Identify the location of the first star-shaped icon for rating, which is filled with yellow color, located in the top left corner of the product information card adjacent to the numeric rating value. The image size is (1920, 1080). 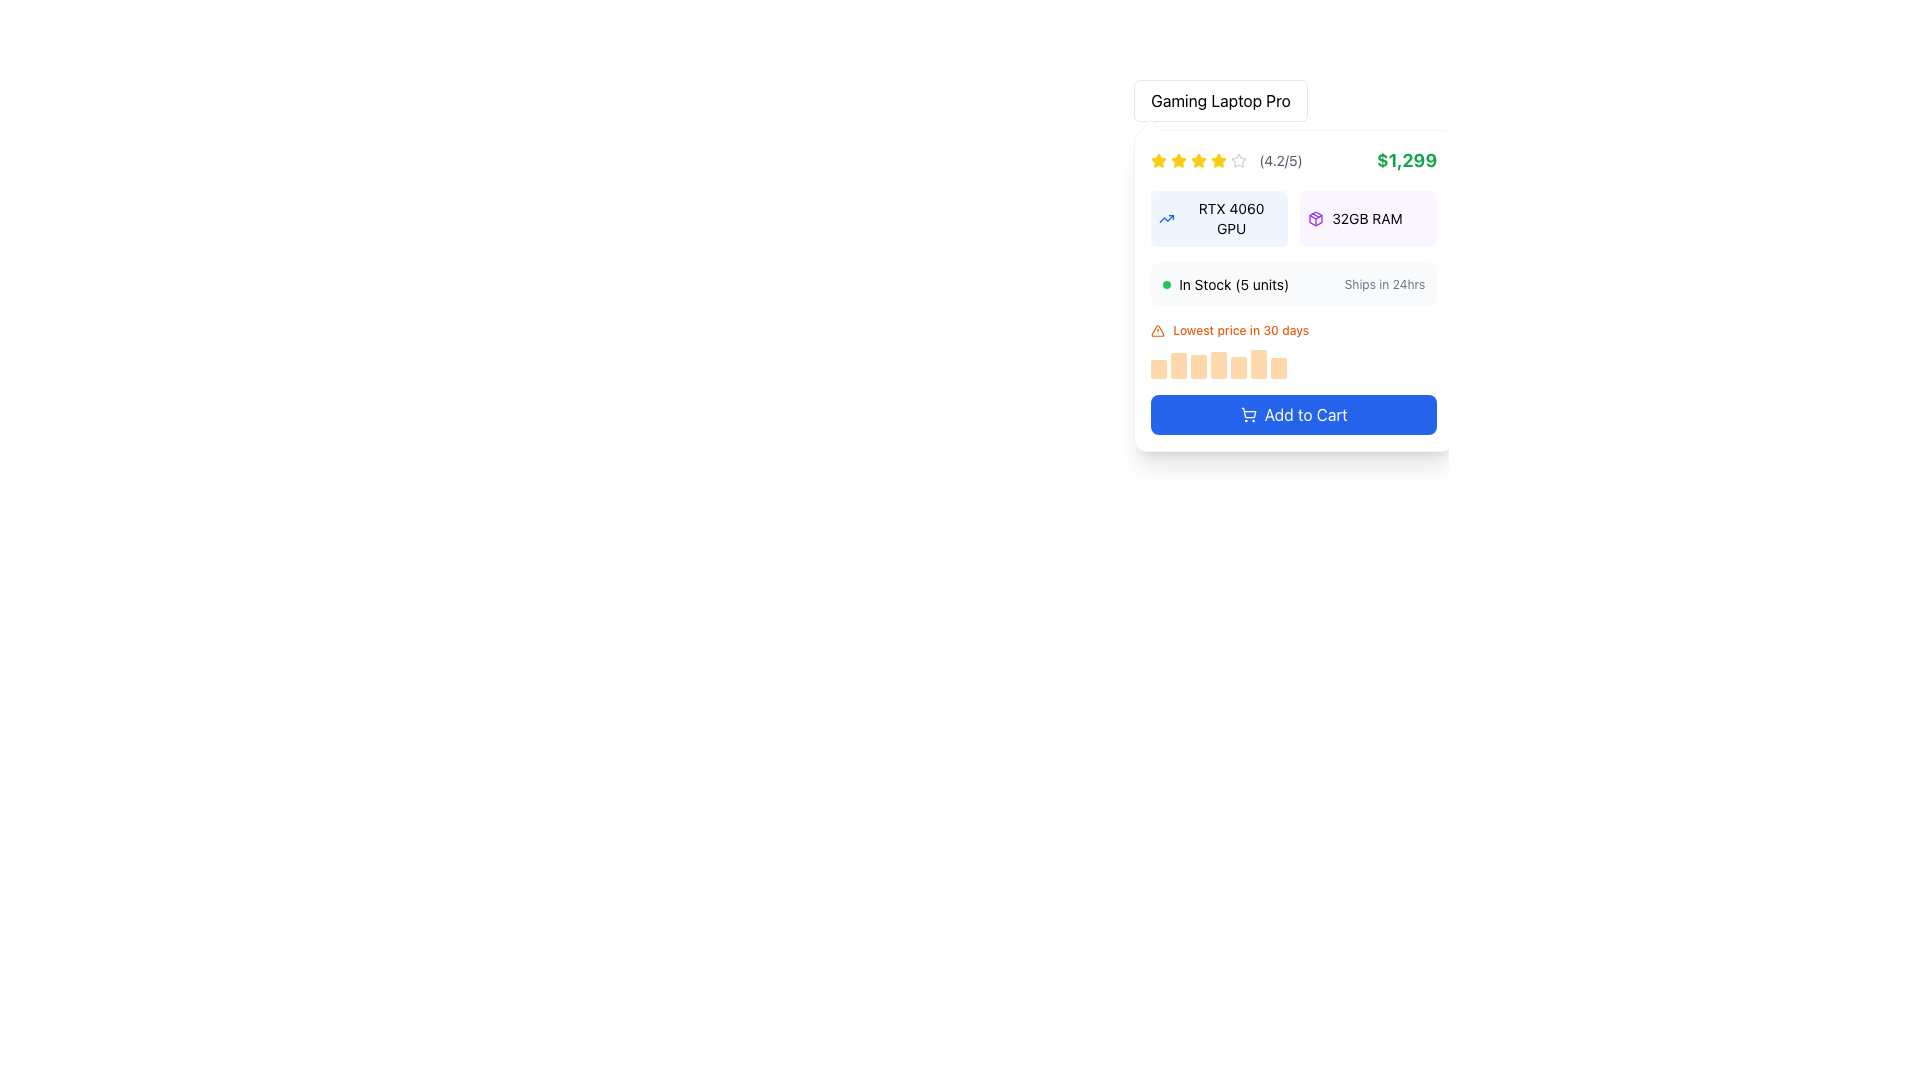
(1179, 159).